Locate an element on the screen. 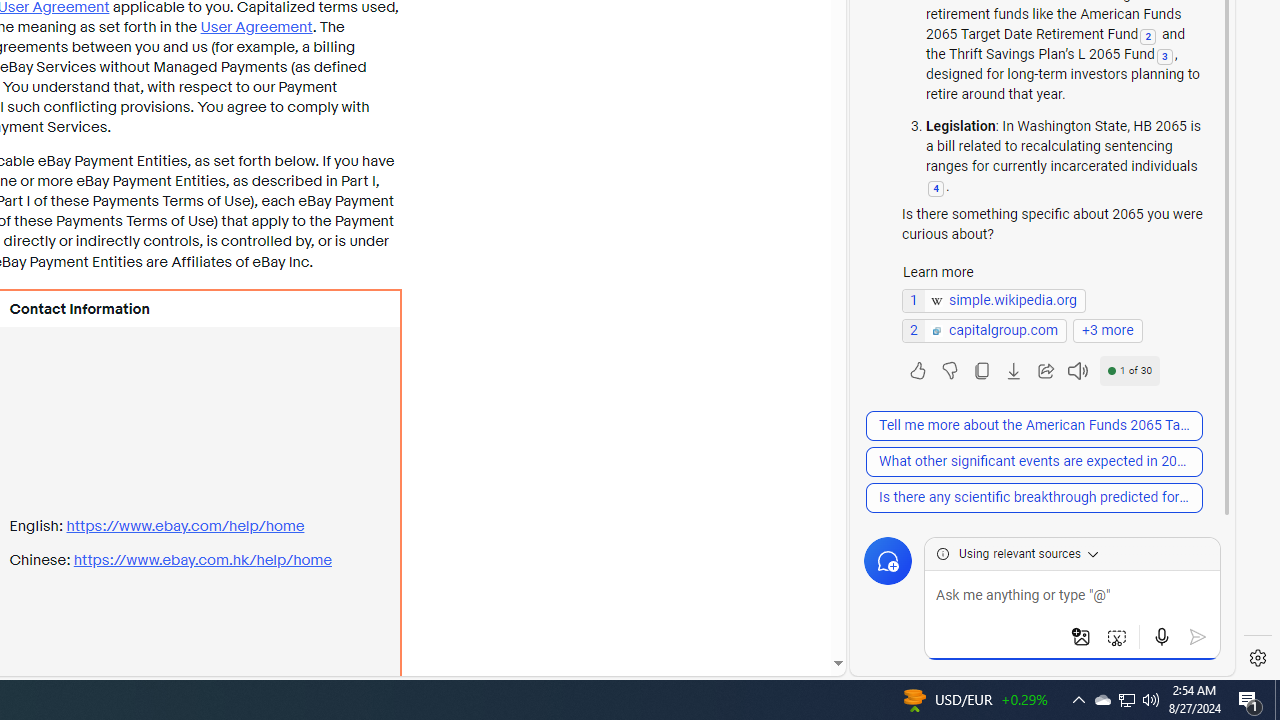 The width and height of the screenshot is (1280, 720). 'https://www.ebay.com/ help/home' is located at coordinates (185, 524).